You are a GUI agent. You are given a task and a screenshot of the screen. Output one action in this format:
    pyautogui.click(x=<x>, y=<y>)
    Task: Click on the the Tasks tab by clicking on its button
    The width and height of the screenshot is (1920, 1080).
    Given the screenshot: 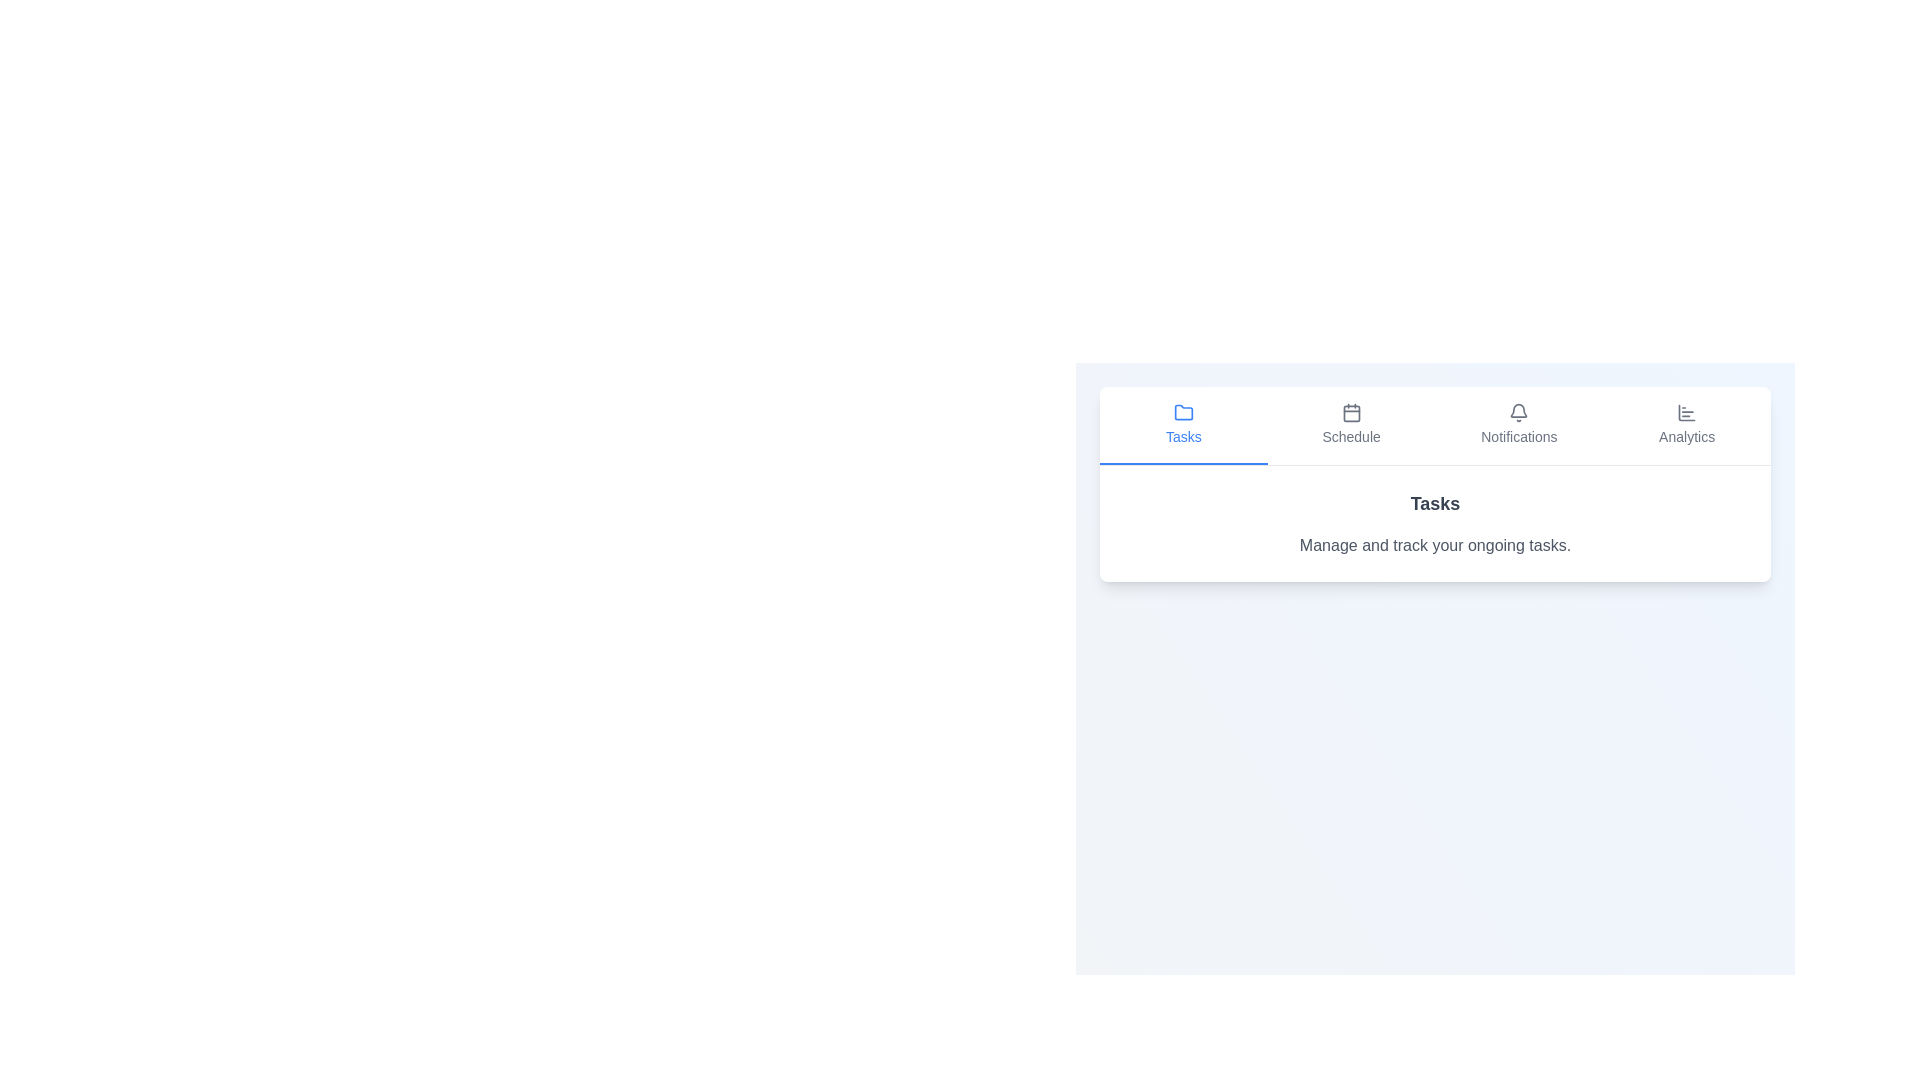 What is the action you would take?
    pyautogui.click(x=1183, y=424)
    